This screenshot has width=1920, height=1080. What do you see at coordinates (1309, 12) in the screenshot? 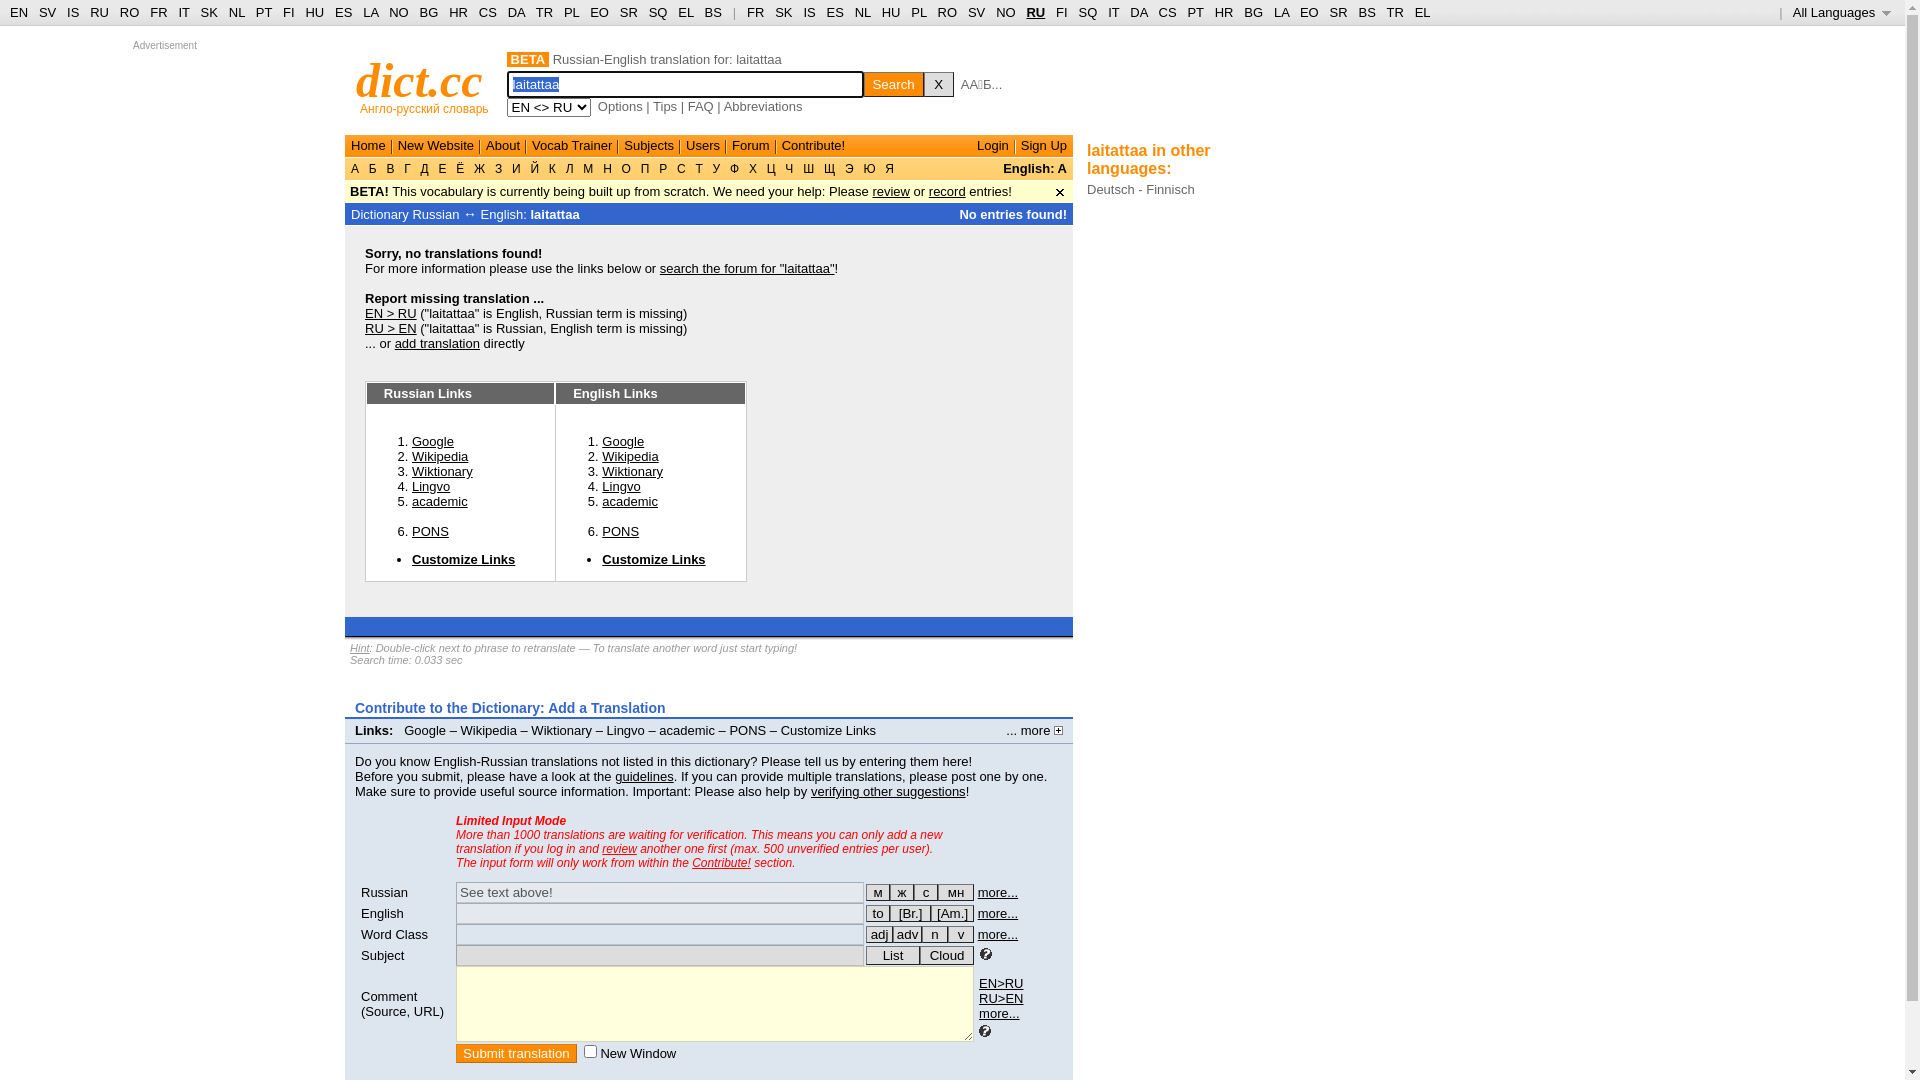
I see `'EO'` at bounding box center [1309, 12].